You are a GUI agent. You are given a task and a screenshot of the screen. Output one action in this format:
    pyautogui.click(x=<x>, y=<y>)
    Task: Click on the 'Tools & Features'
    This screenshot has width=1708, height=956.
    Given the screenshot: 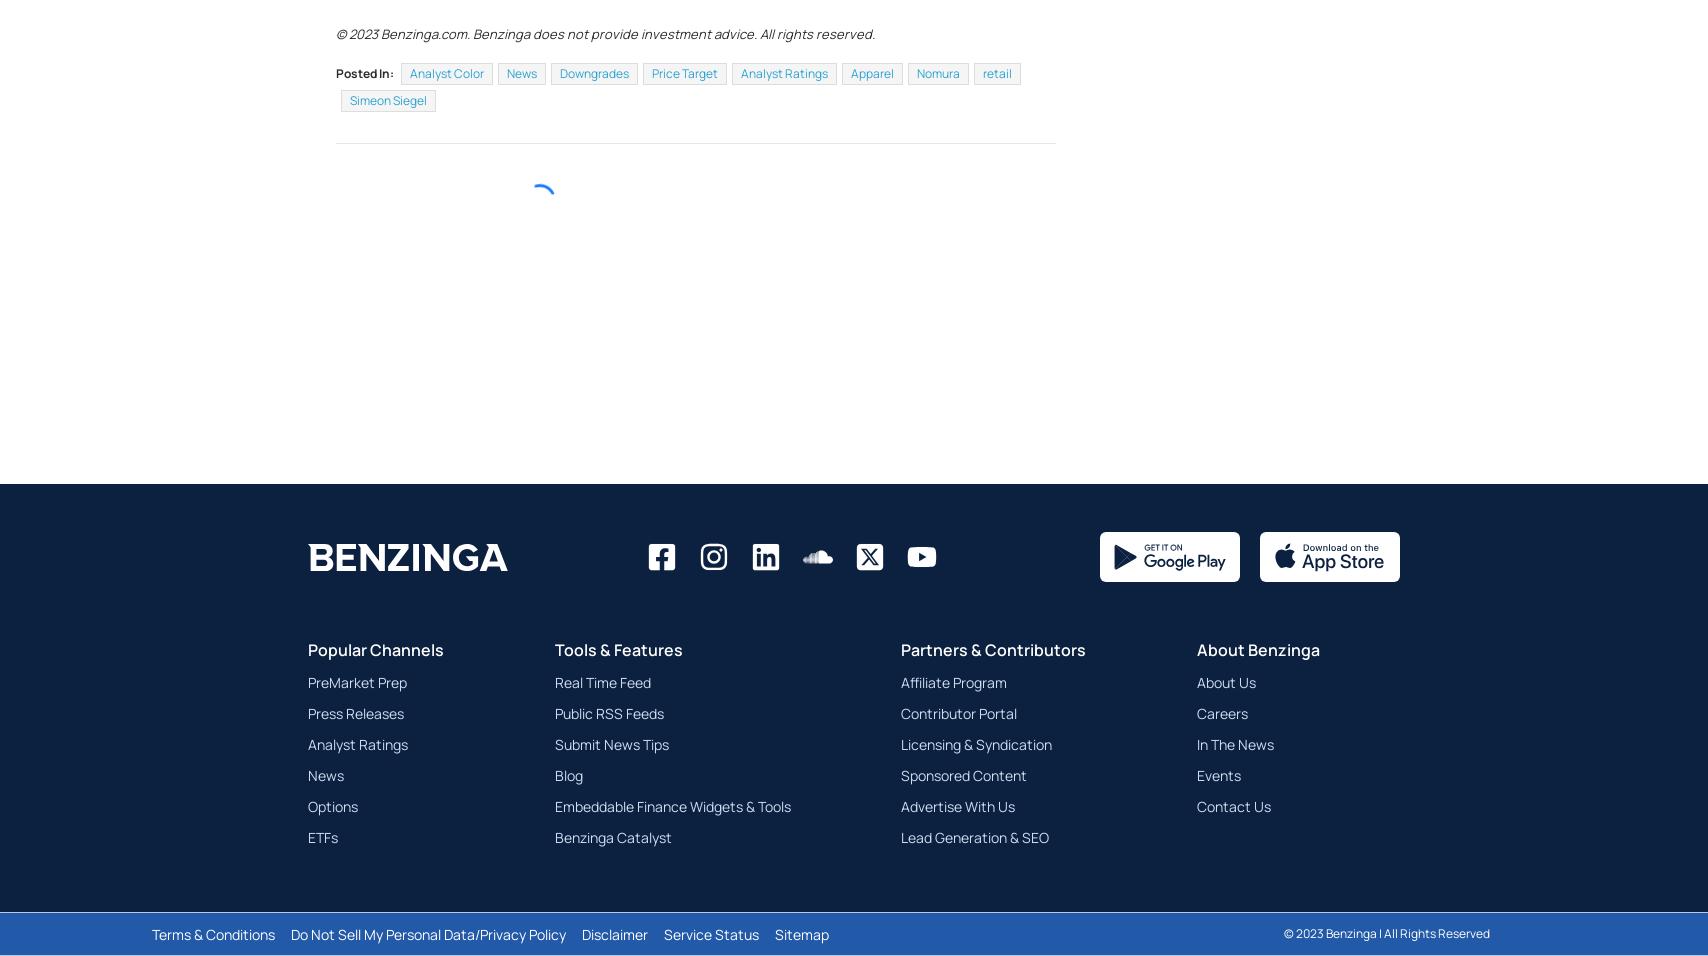 What is the action you would take?
    pyautogui.click(x=554, y=697)
    